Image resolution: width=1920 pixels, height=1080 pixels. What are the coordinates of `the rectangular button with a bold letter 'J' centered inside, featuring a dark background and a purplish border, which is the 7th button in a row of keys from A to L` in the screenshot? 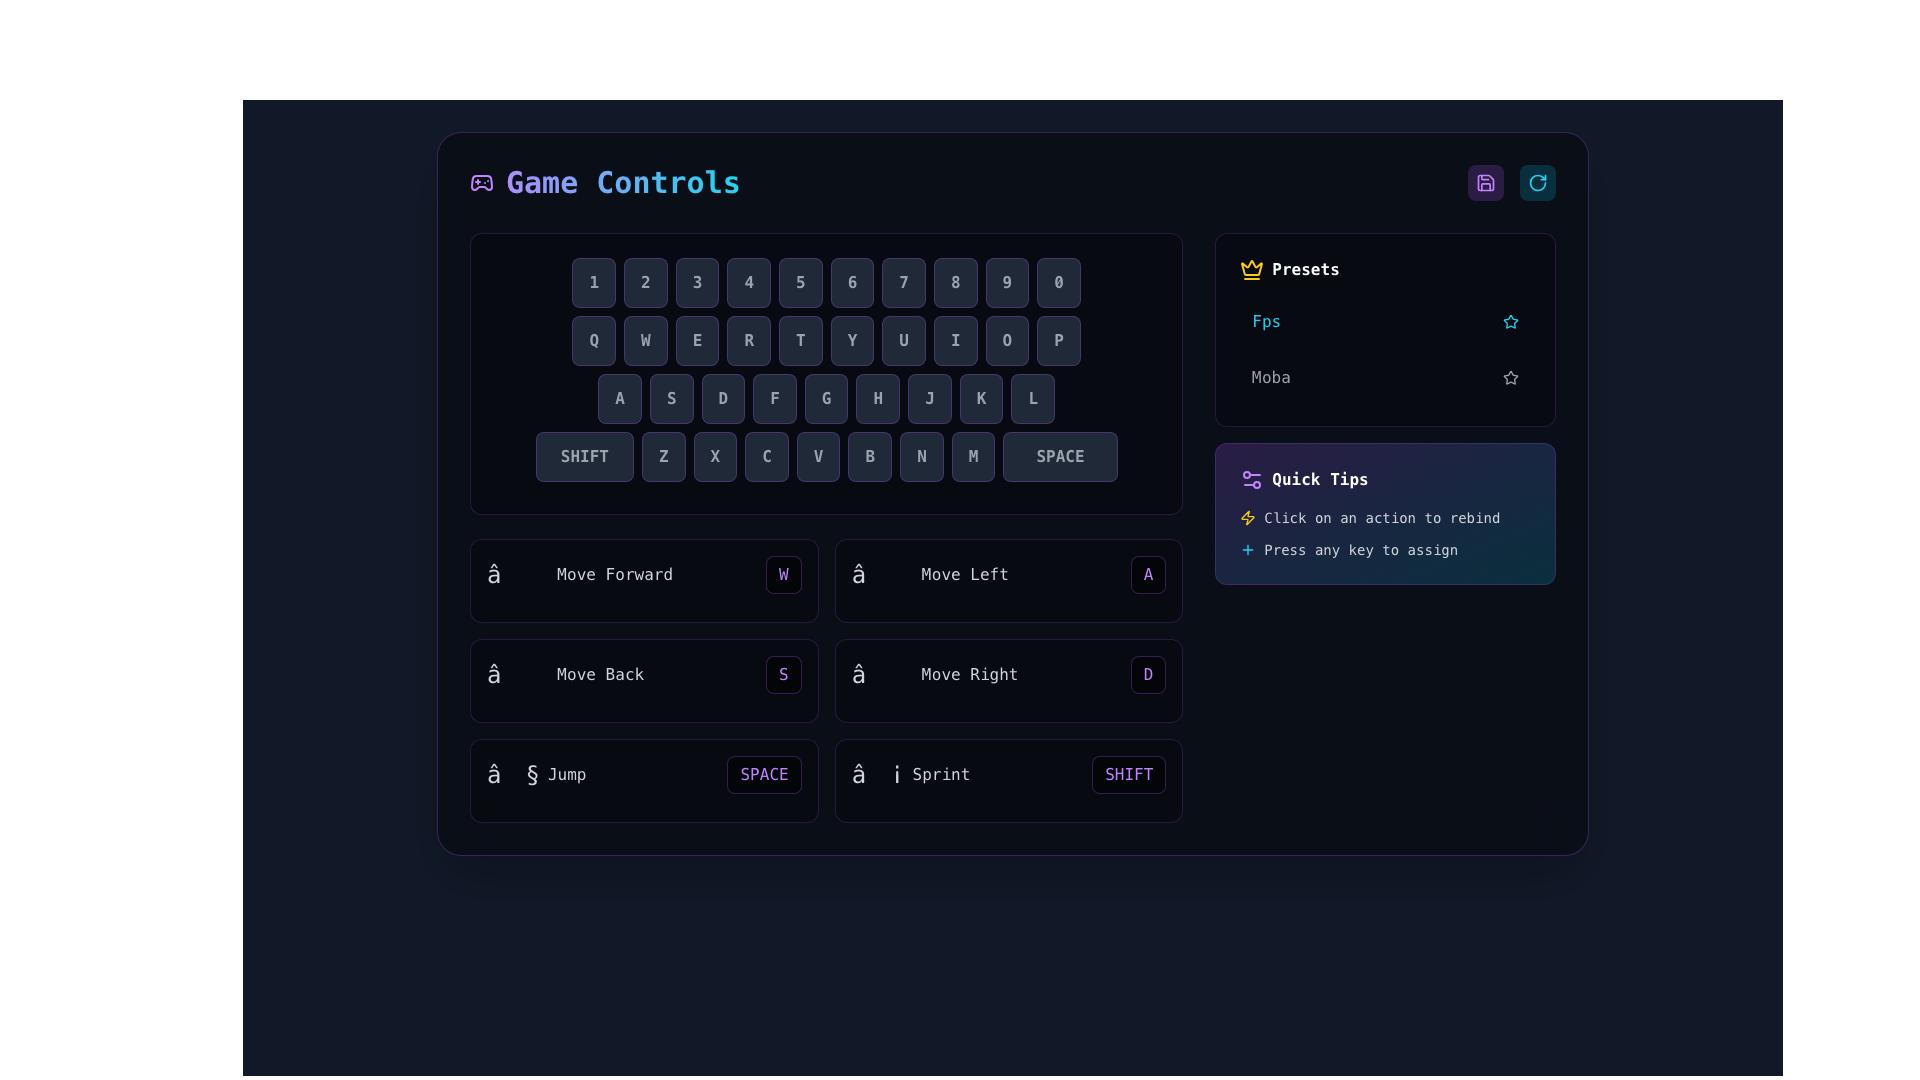 It's located at (928, 398).